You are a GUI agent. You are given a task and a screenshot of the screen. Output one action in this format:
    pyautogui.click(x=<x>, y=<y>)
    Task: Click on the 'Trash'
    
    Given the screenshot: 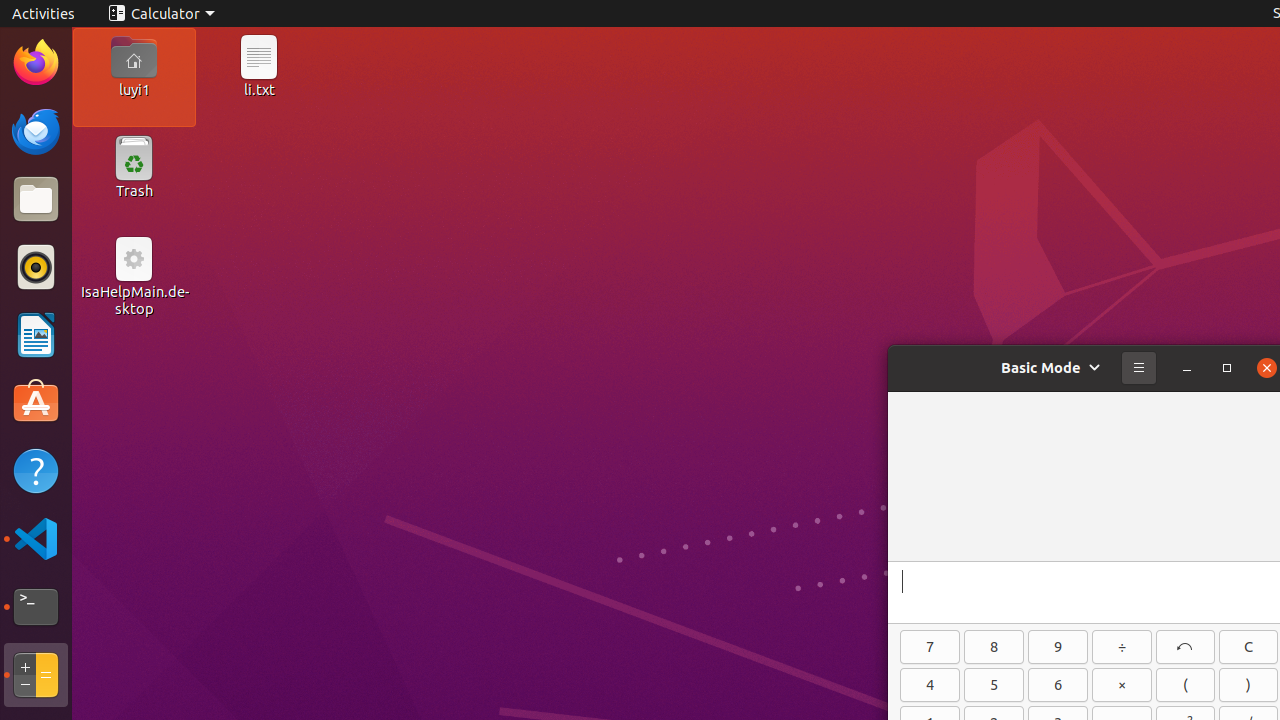 What is the action you would take?
    pyautogui.click(x=132, y=191)
    